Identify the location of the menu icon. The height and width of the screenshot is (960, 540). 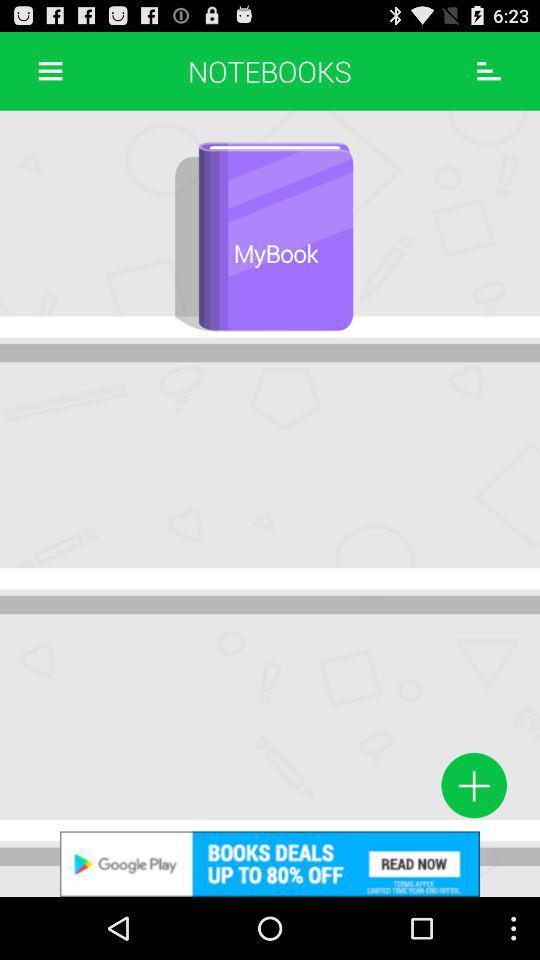
(50, 75).